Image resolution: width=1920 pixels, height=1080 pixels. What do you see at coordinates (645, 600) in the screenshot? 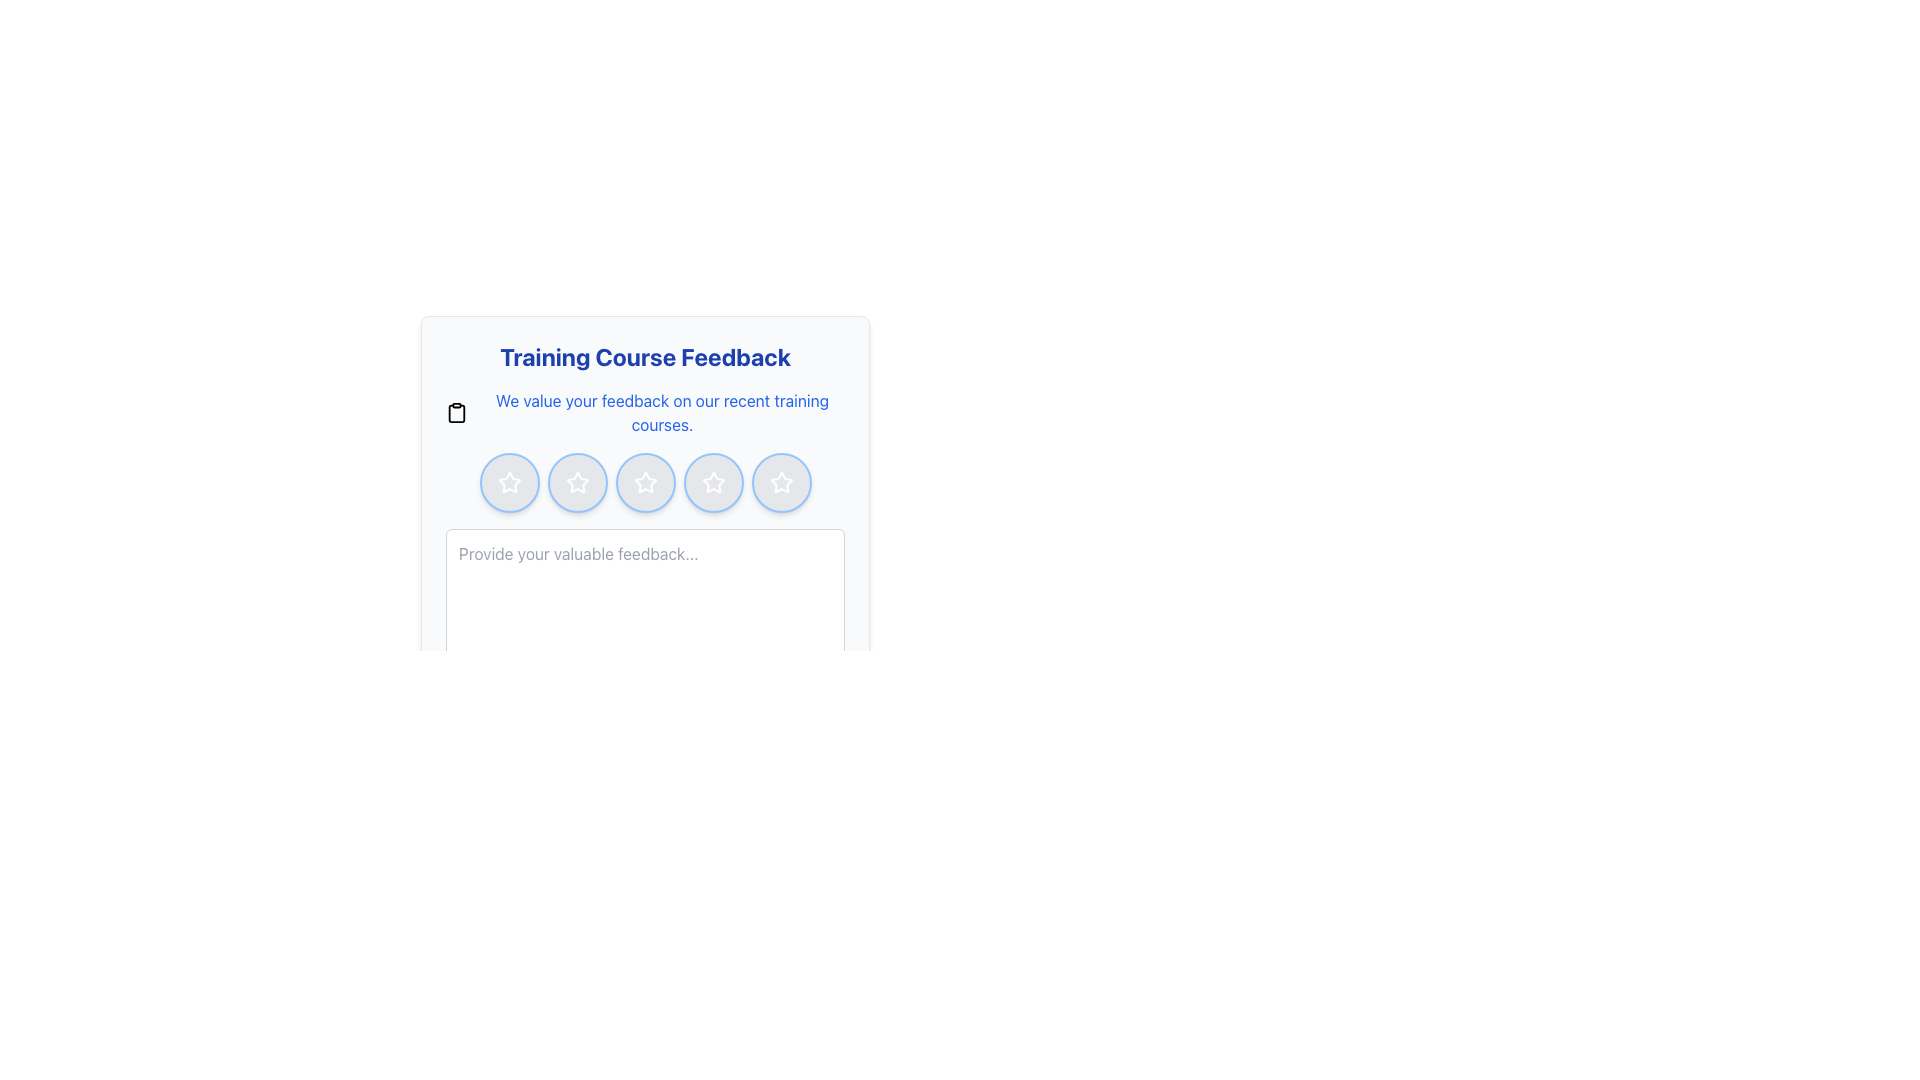
I see `inside the textarea for user feedback, which is positioned below a row of circular buttons and above the 'Positive' and 'Negative' buttons` at bounding box center [645, 600].